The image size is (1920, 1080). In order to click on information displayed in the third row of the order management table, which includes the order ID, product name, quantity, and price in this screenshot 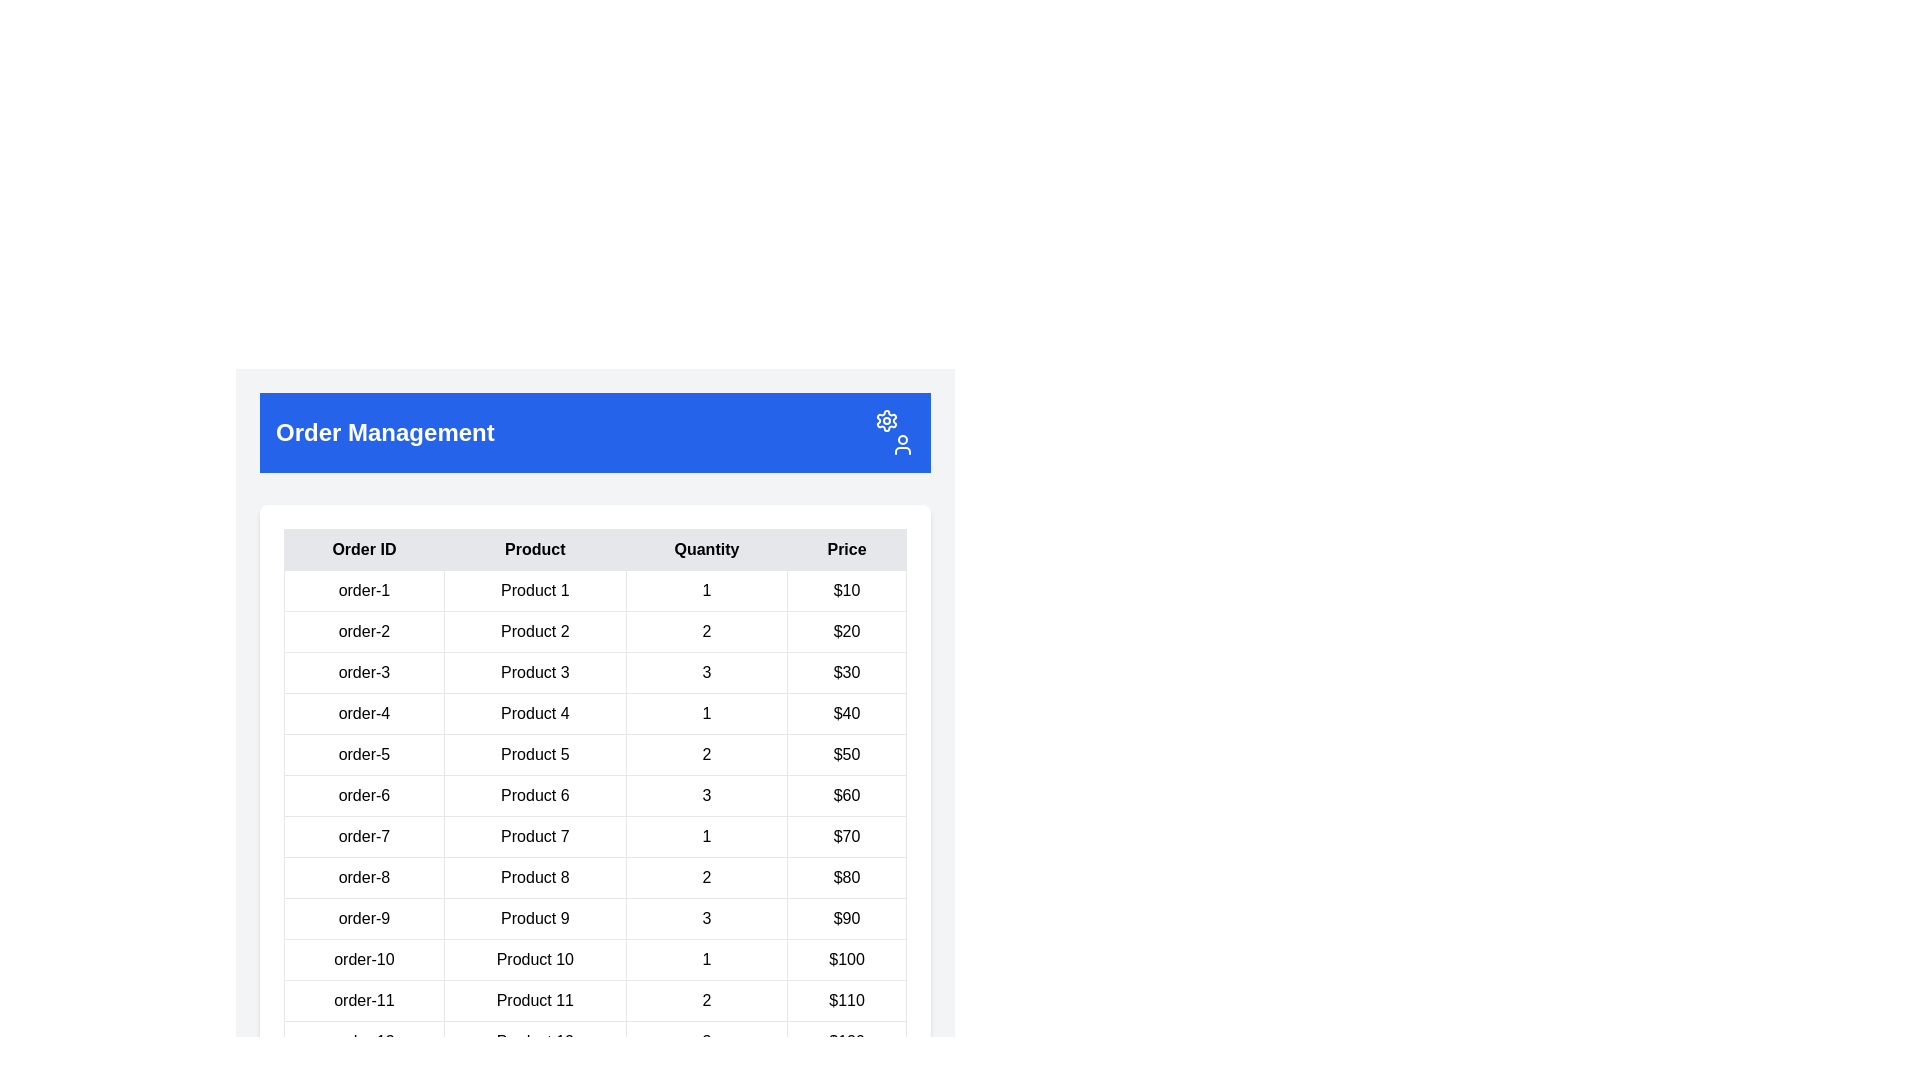, I will do `click(594, 672)`.